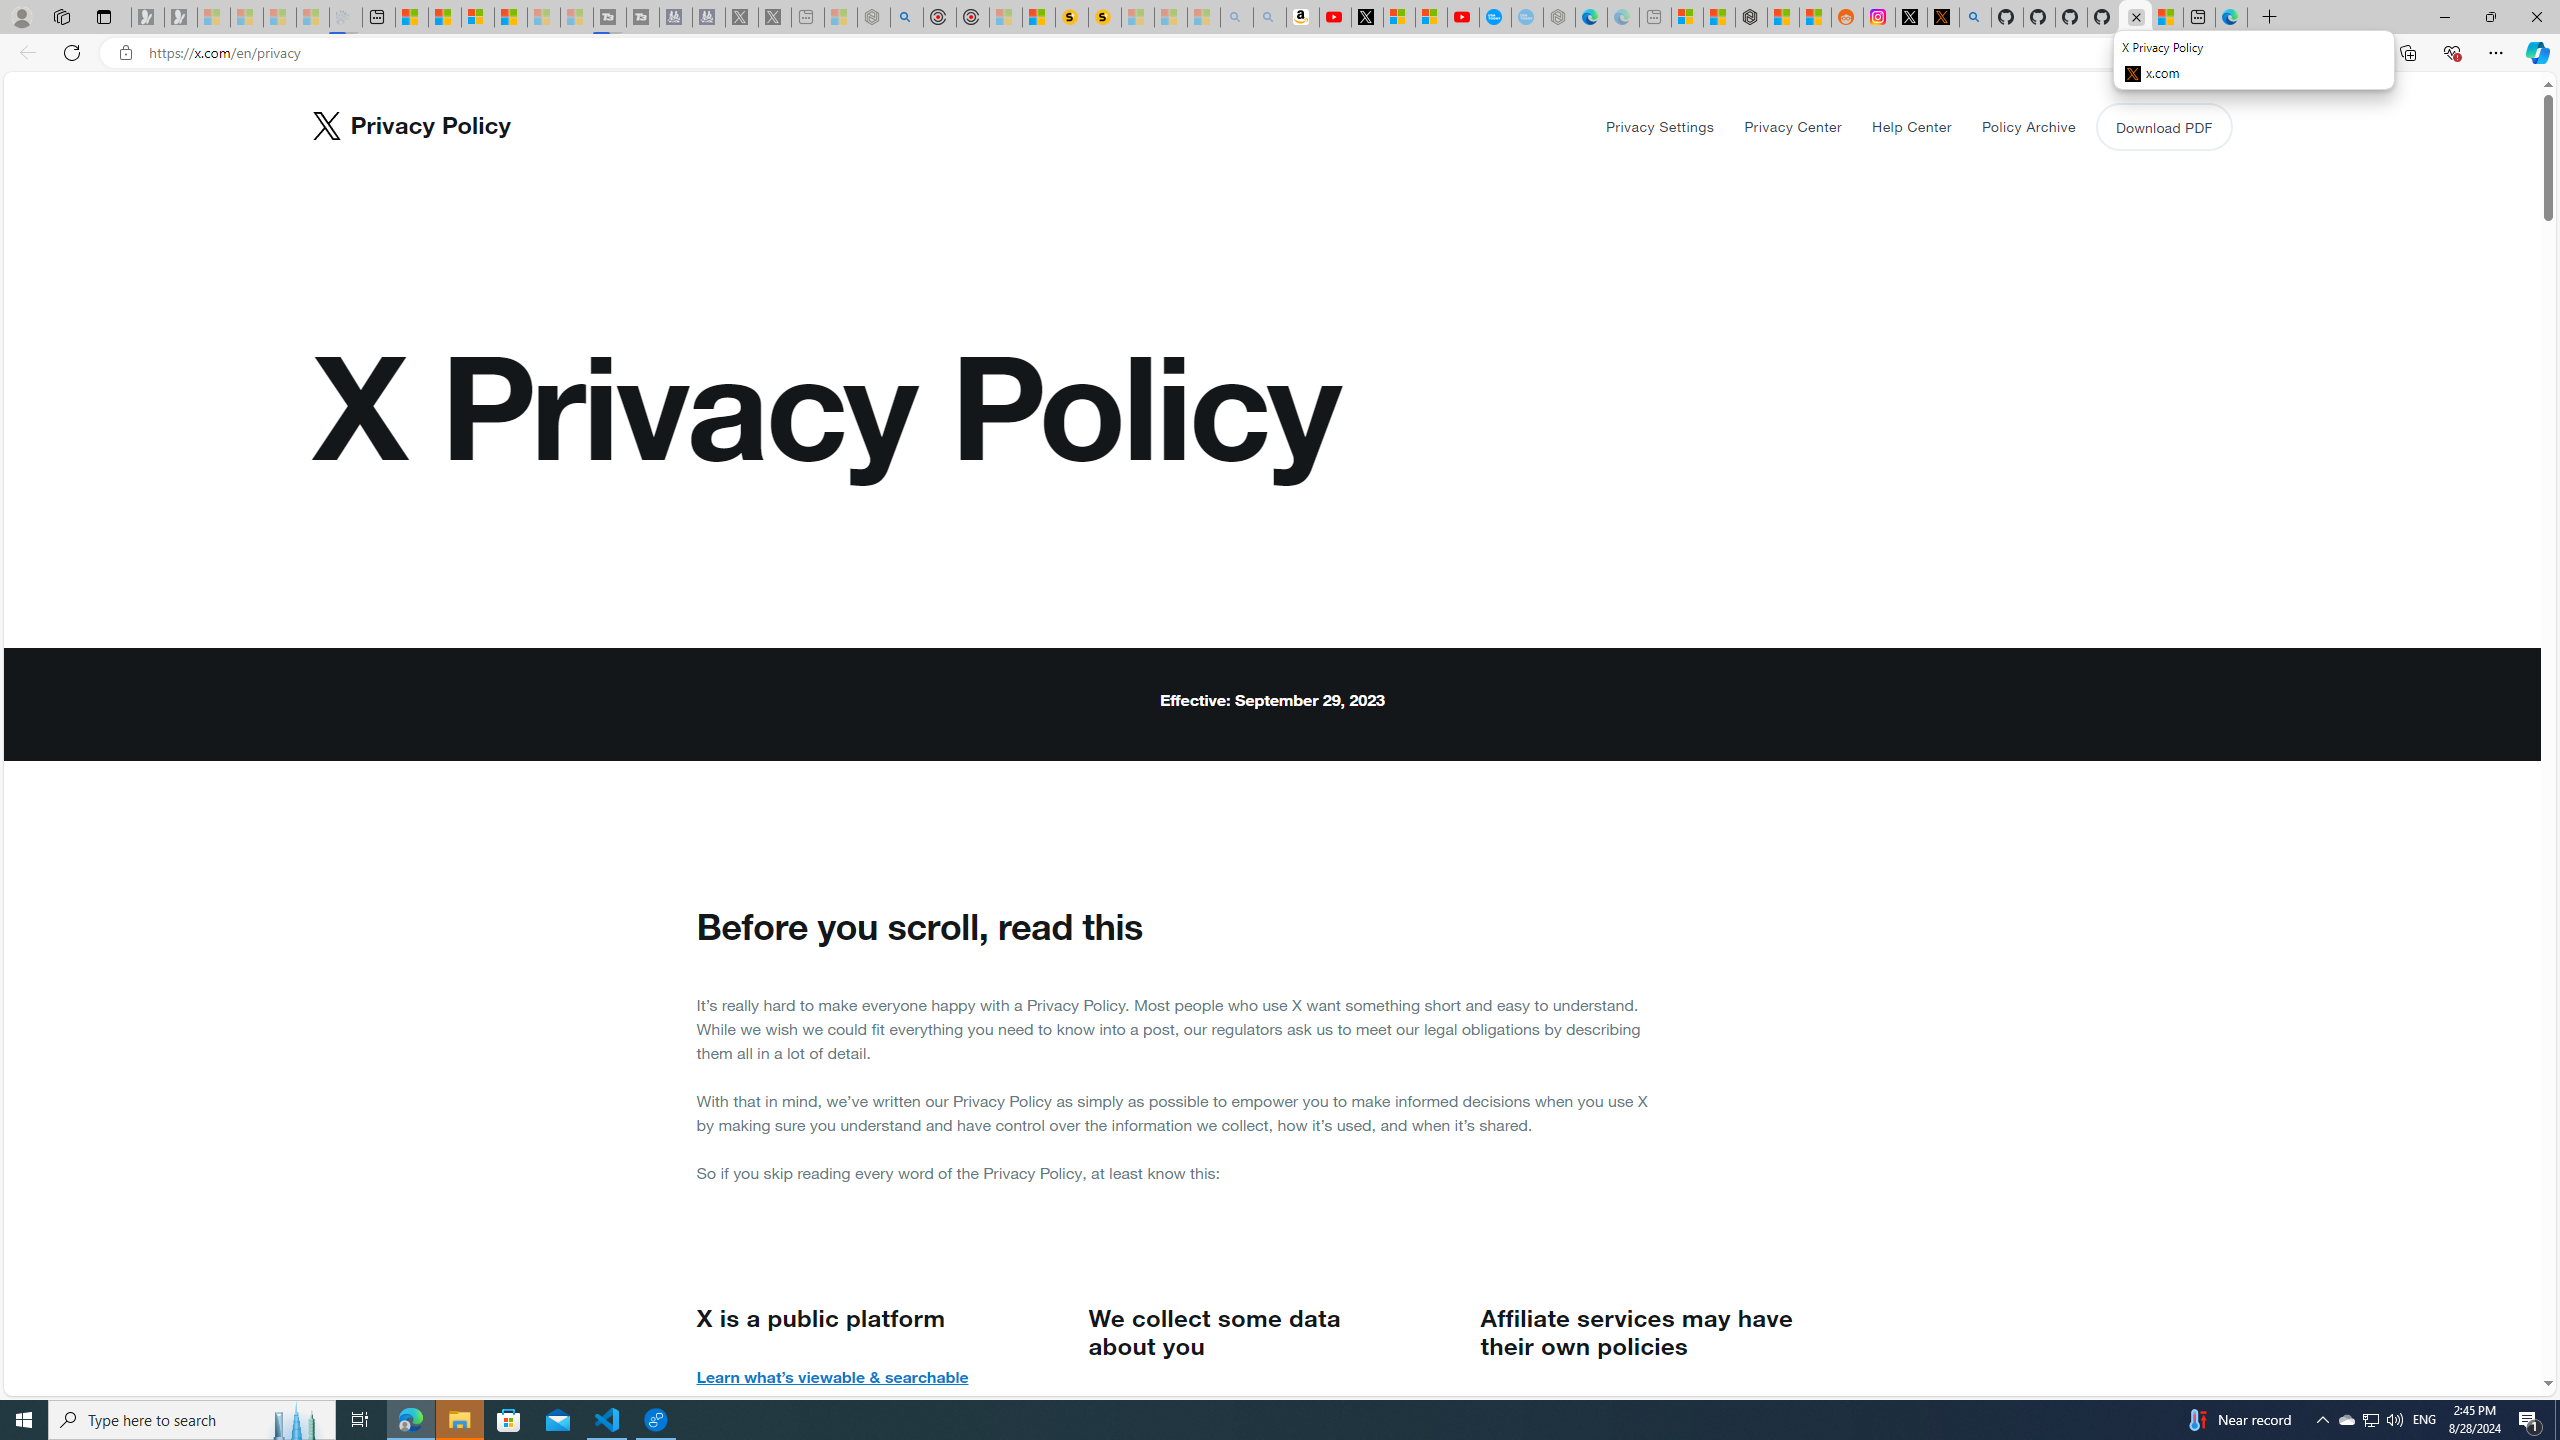  I want to click on 'github - Search', so click(1974, 16).